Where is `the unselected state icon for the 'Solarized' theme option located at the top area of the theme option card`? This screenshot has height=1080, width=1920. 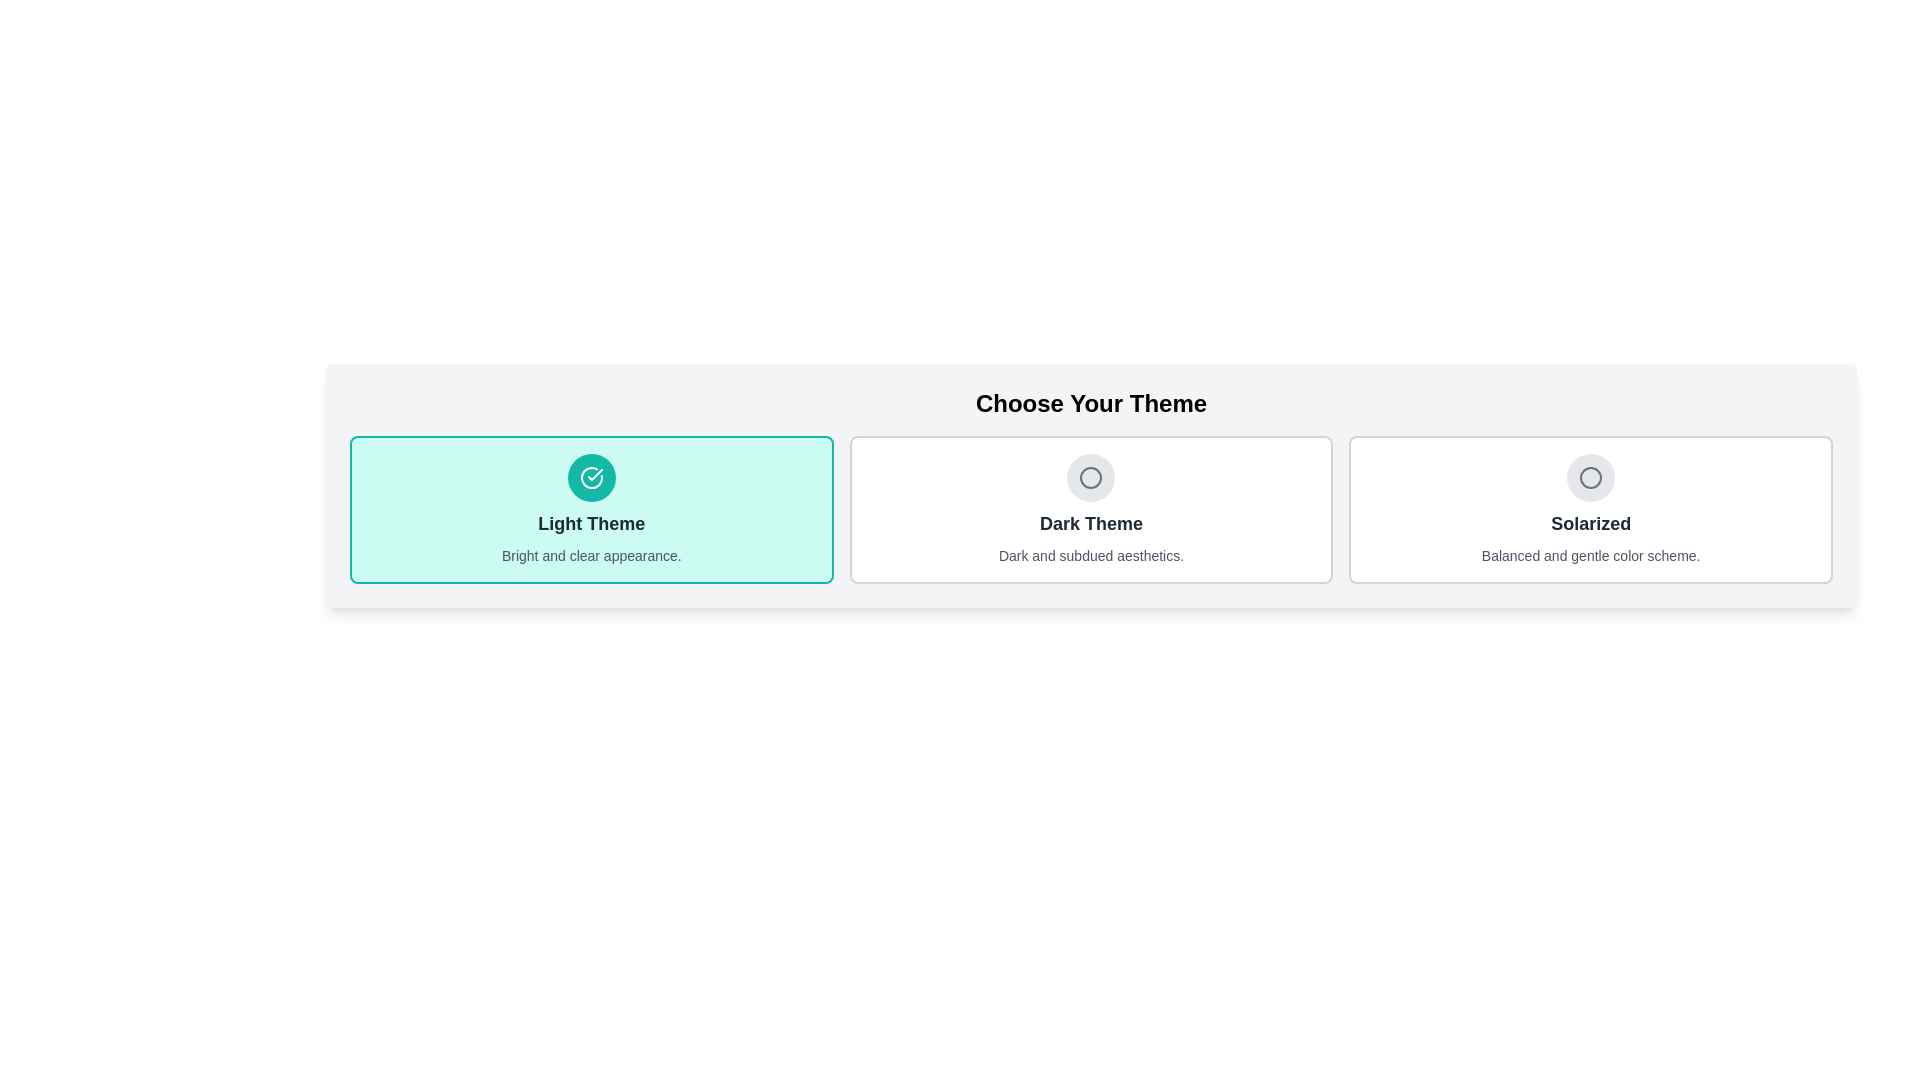 the unselected state icon for the 'Solarized' theme option located at the top area of the theme option card is located at coordinates (1589, 478).